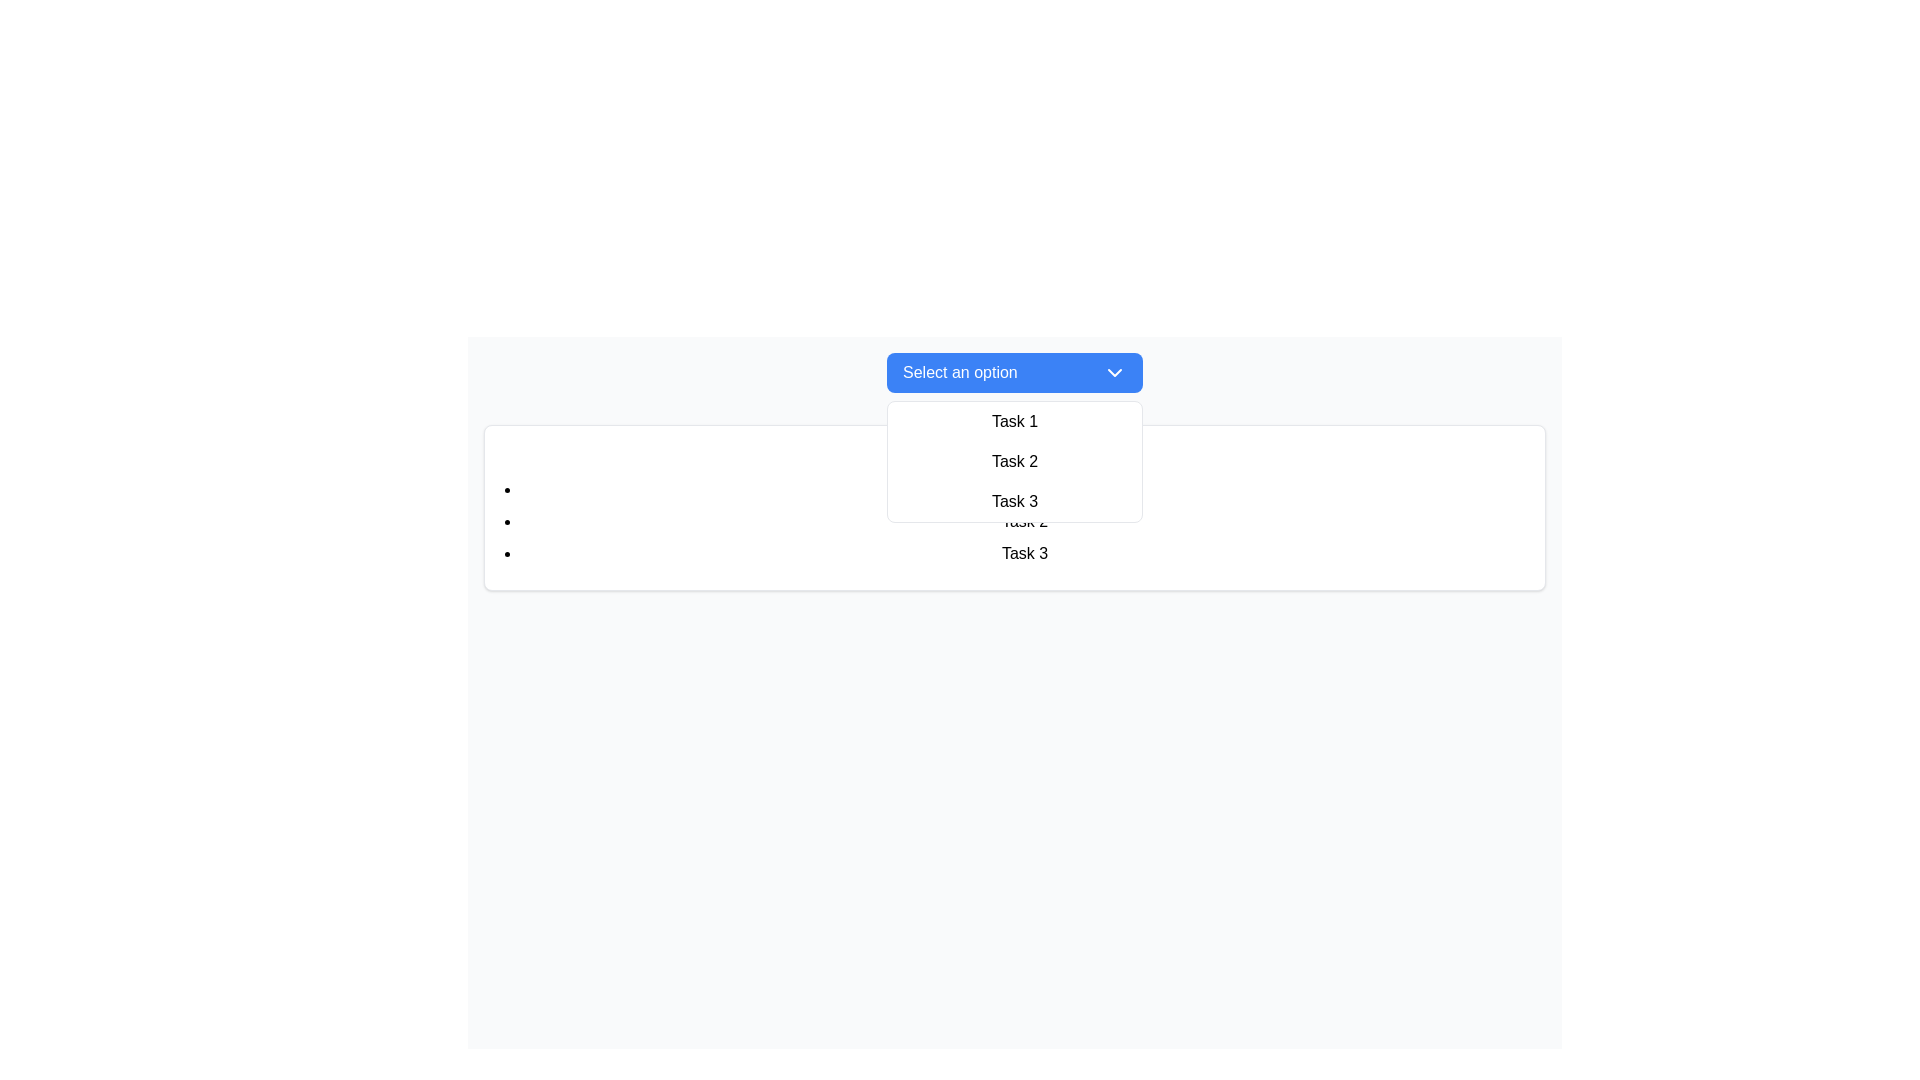 The height and width of the screenshot is (1080, 1920). What do you see at coordinates (1014, 462) in the screenshot?
I see `the item in the dropdown menu located below the 'Select an option' button` at bounding box center [1014, 462].